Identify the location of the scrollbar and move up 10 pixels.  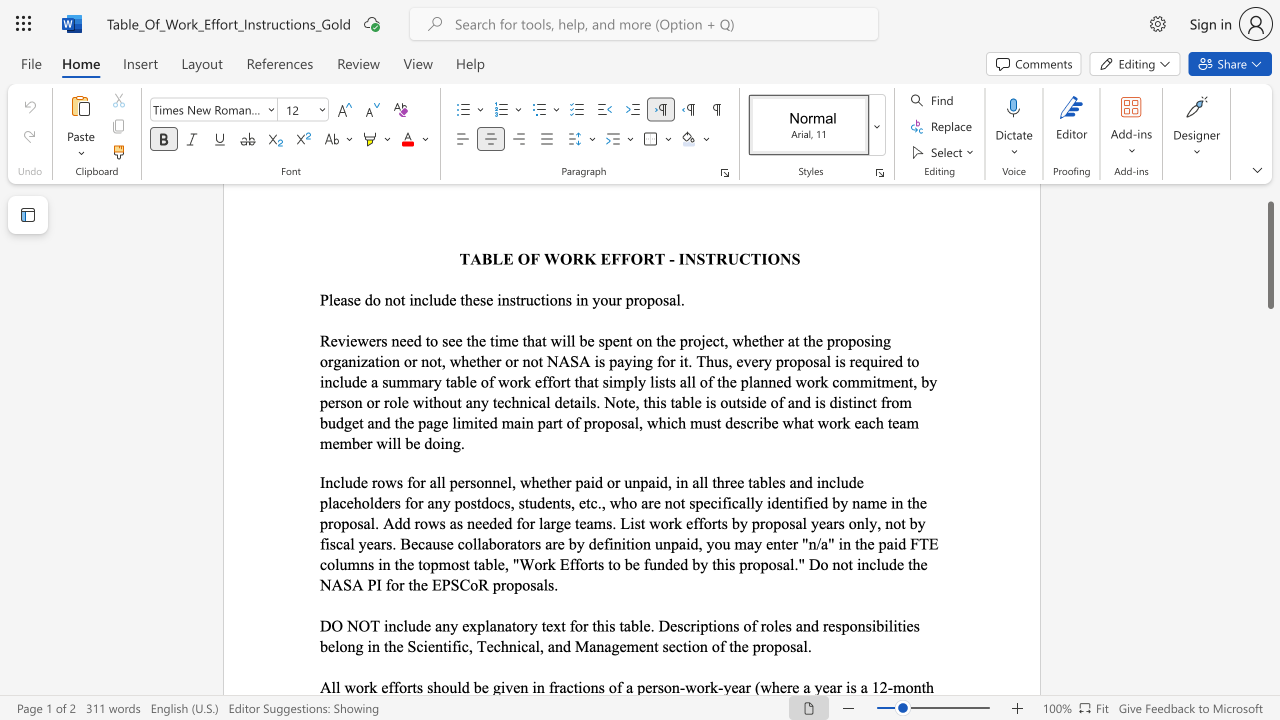
(1269, 254).